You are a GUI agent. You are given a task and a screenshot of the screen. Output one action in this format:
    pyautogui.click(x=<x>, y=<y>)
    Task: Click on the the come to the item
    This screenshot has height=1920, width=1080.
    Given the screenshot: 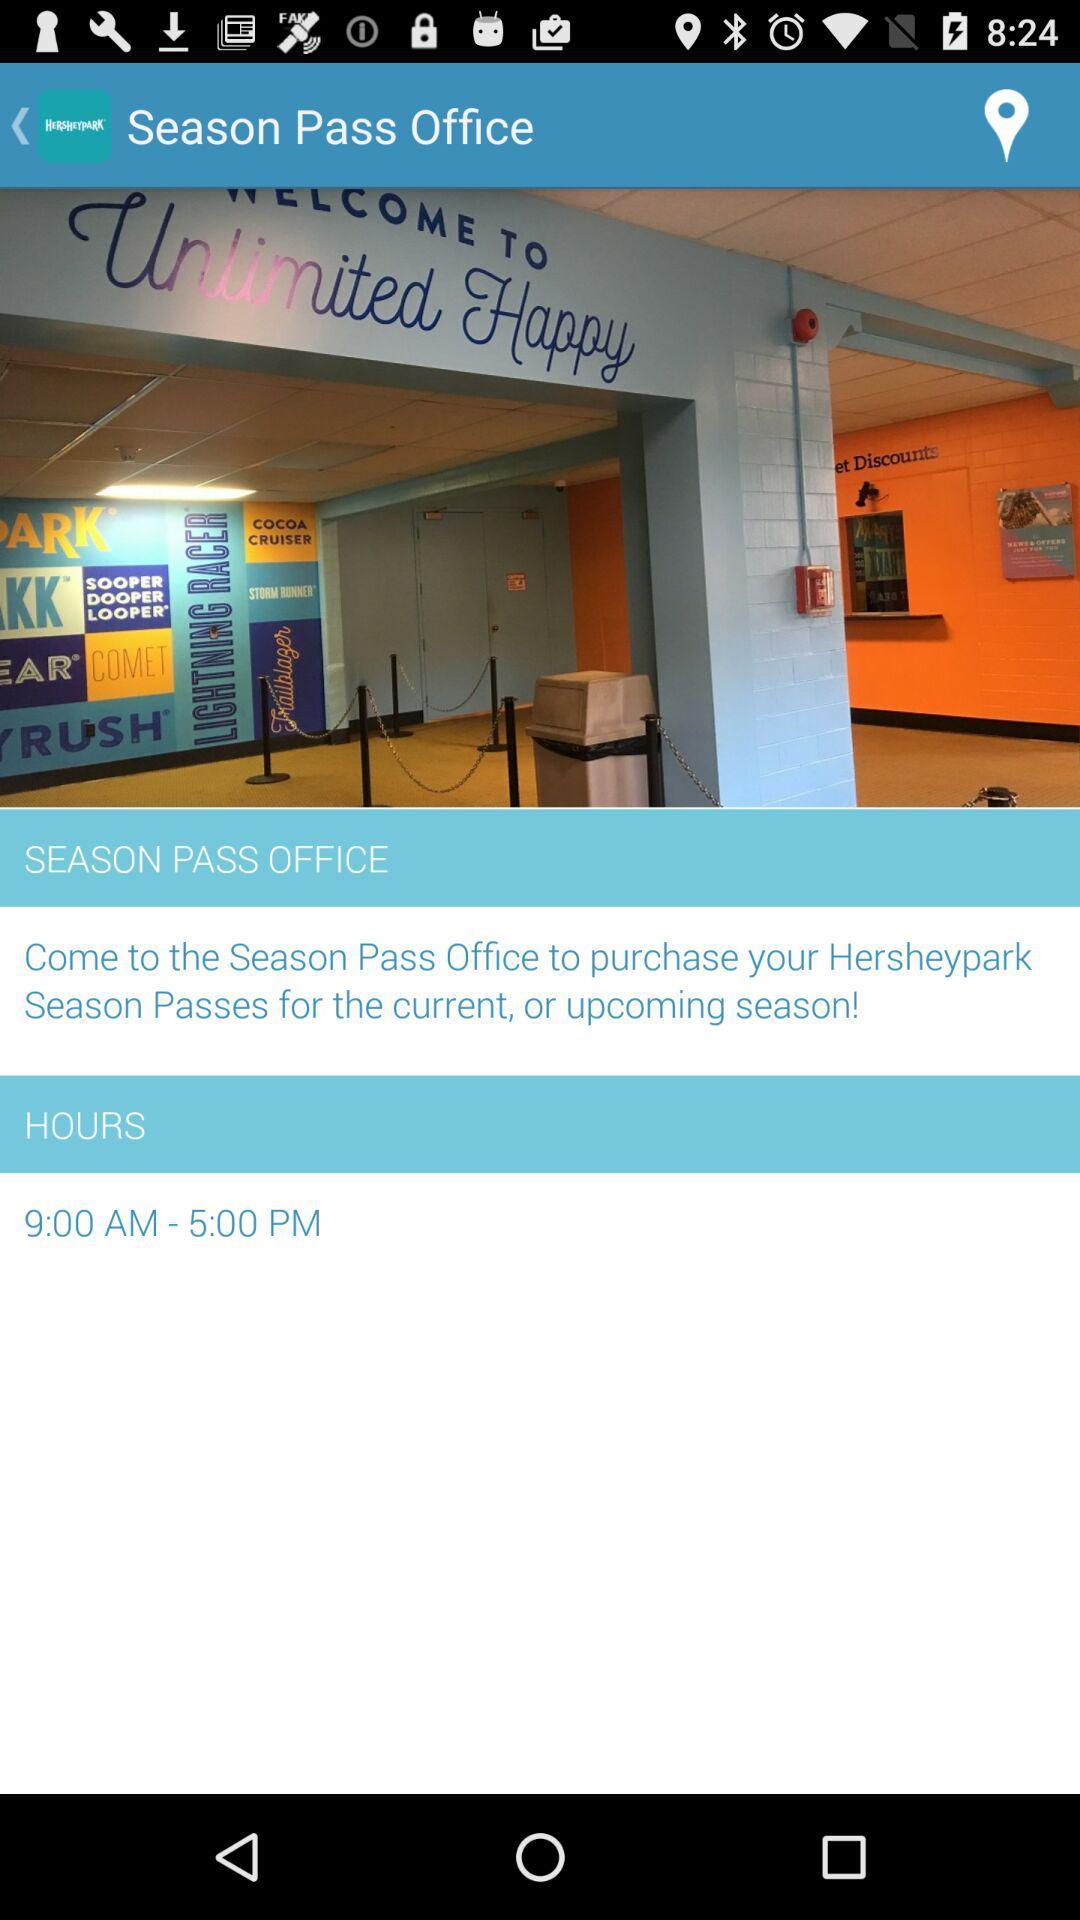 What is the action you would take?
    pyautogui.click(x=540, y=991)
    